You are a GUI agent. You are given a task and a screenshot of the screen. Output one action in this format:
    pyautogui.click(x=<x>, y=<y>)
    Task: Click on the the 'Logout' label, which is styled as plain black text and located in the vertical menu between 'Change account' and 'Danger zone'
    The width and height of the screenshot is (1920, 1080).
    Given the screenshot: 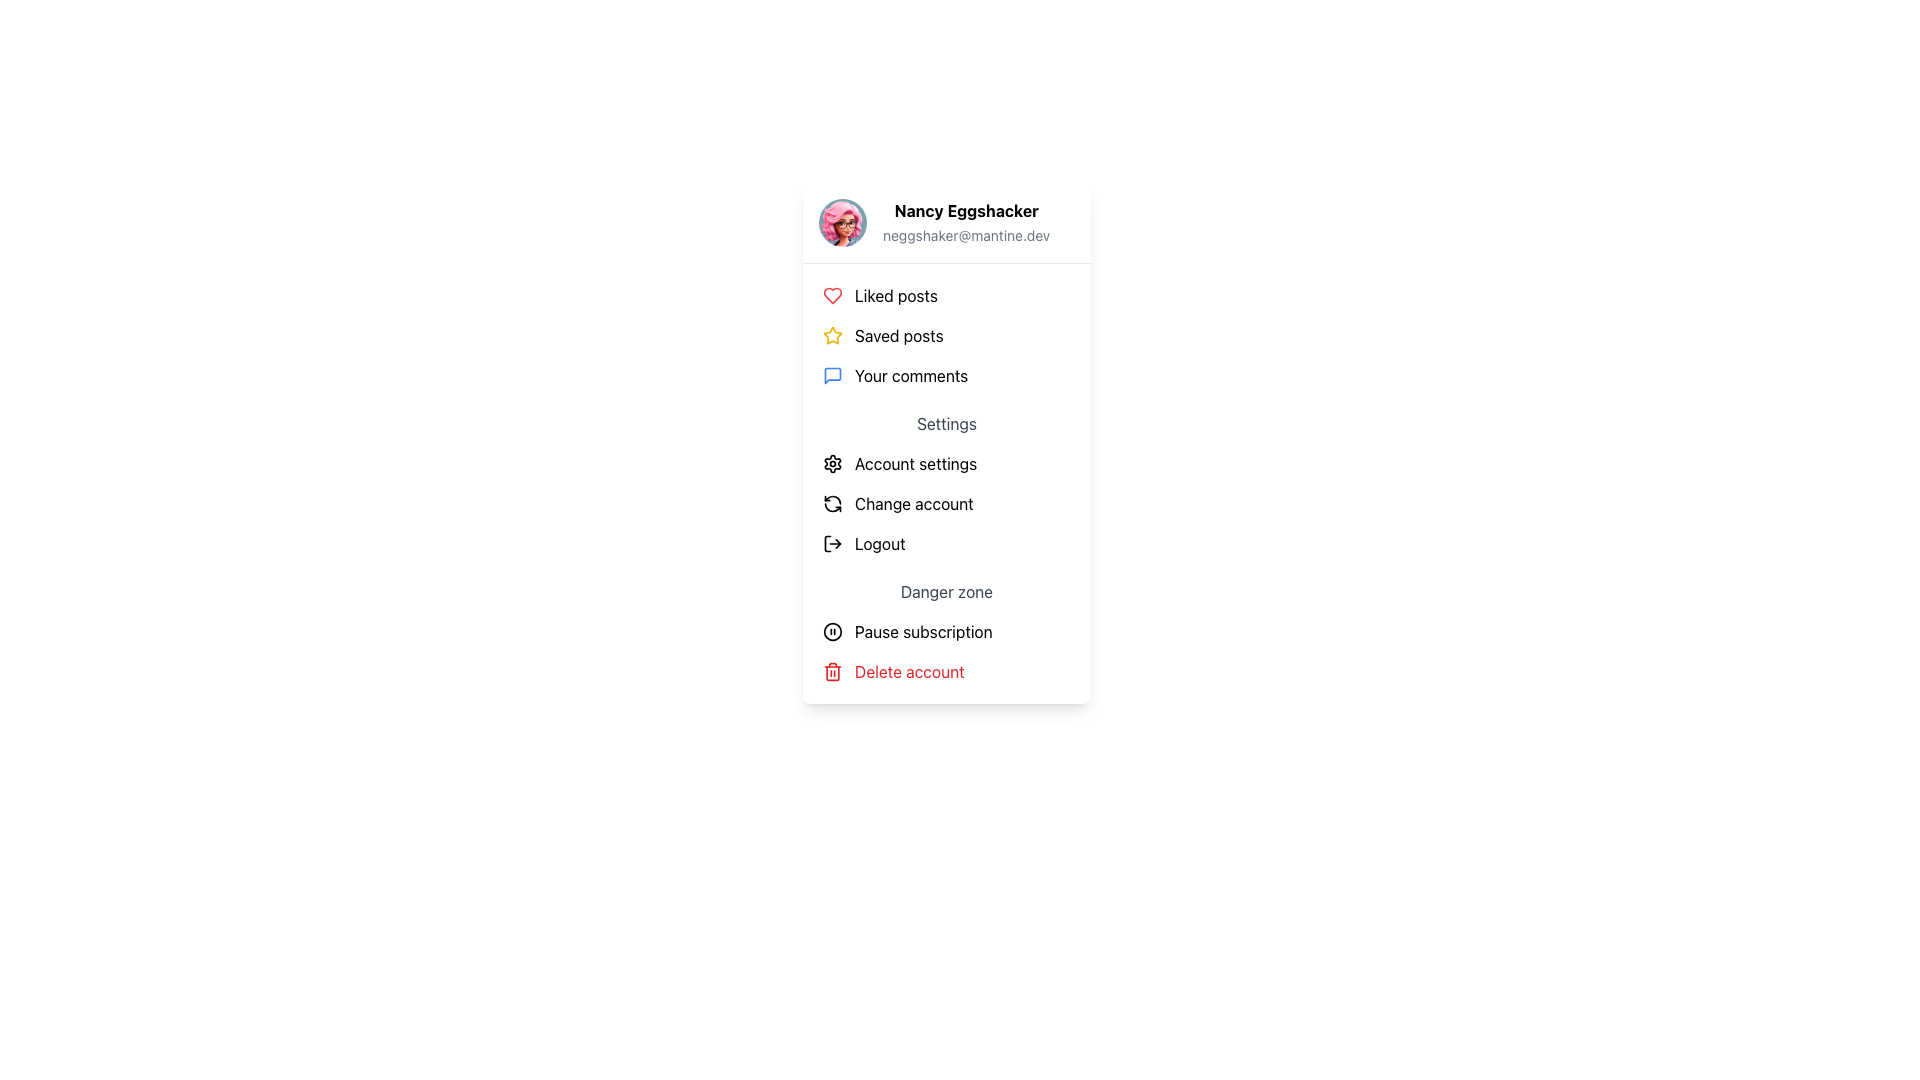 What is the action you would take?
    pyautogui.click(x=880, y=543)
    